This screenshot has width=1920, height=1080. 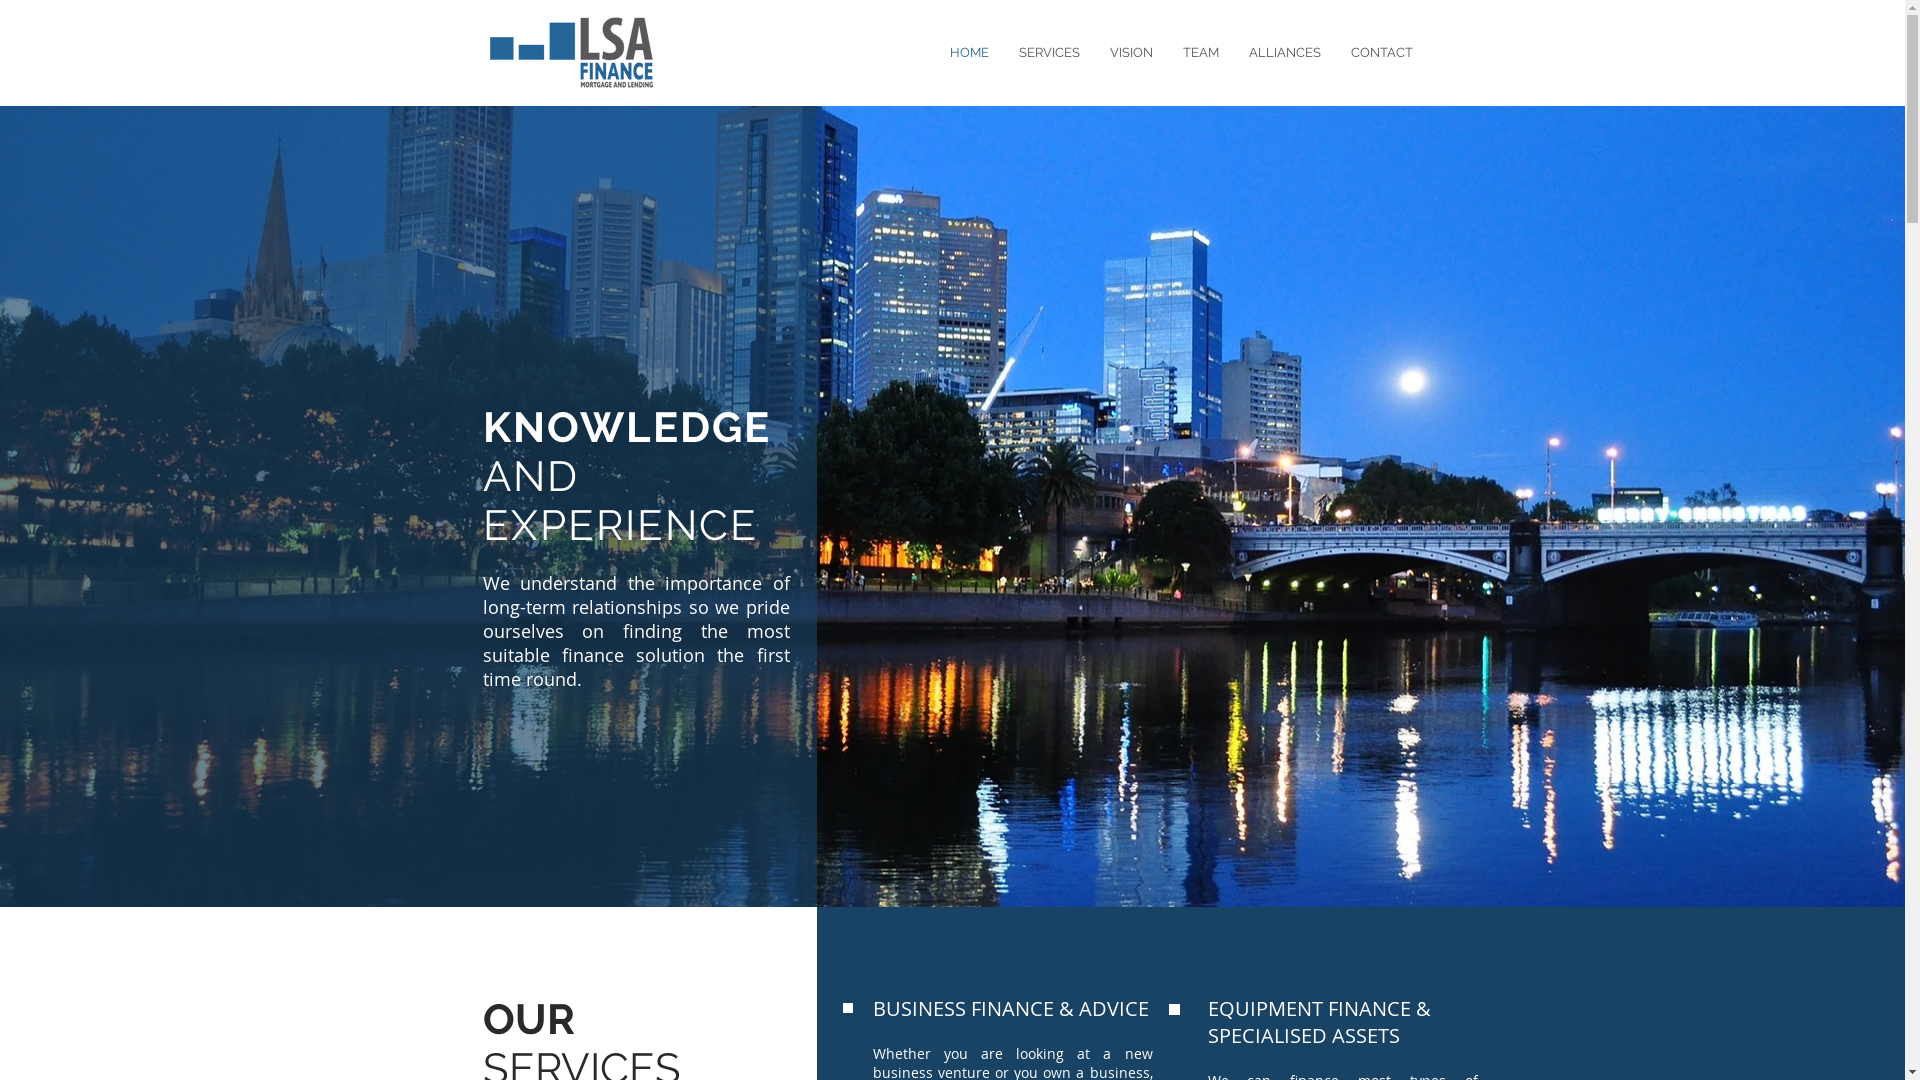 What do you see at coordinates (481, 51) in the screenshot?
I see `'LSA Finance Master Logo-01.png'` at bounding box center [481, 51].